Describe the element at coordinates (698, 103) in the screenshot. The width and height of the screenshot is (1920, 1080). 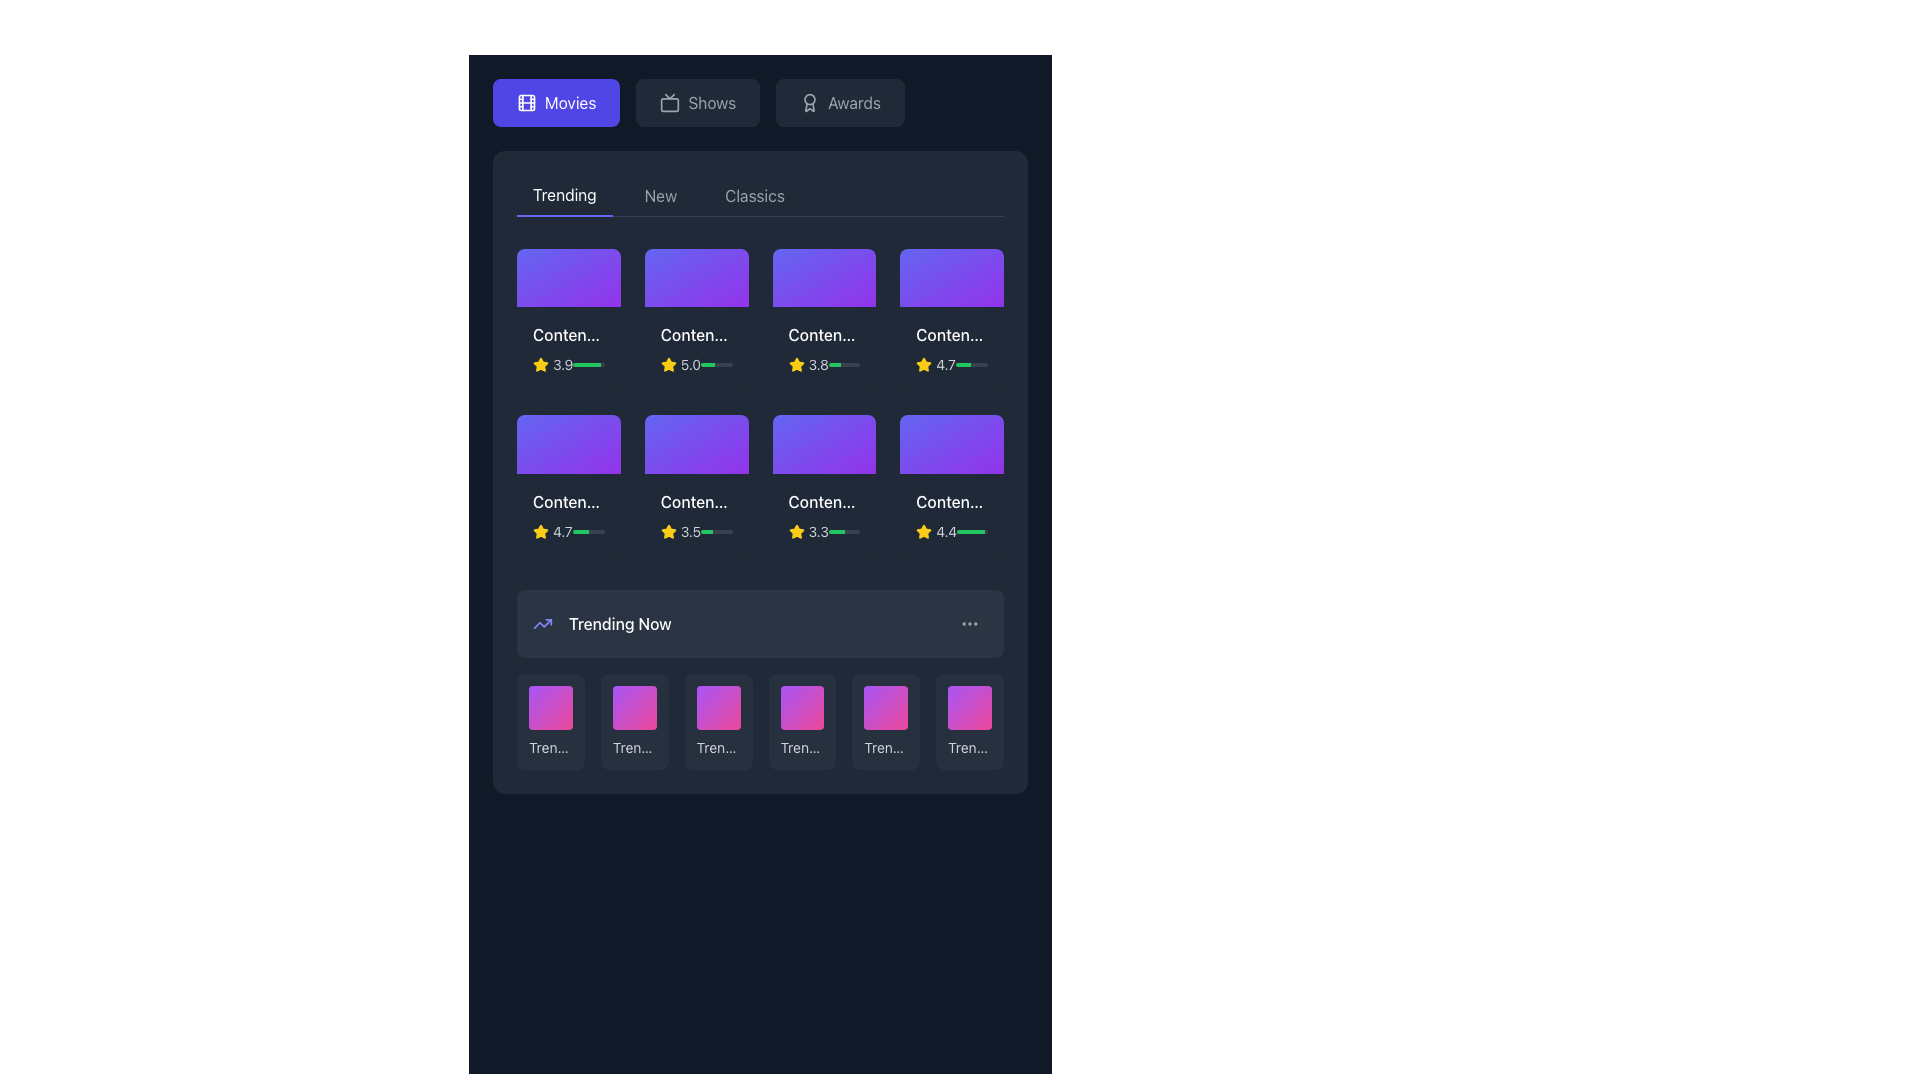
I see `the second button in a row of three buttons, located near the top of the interface` at that location.